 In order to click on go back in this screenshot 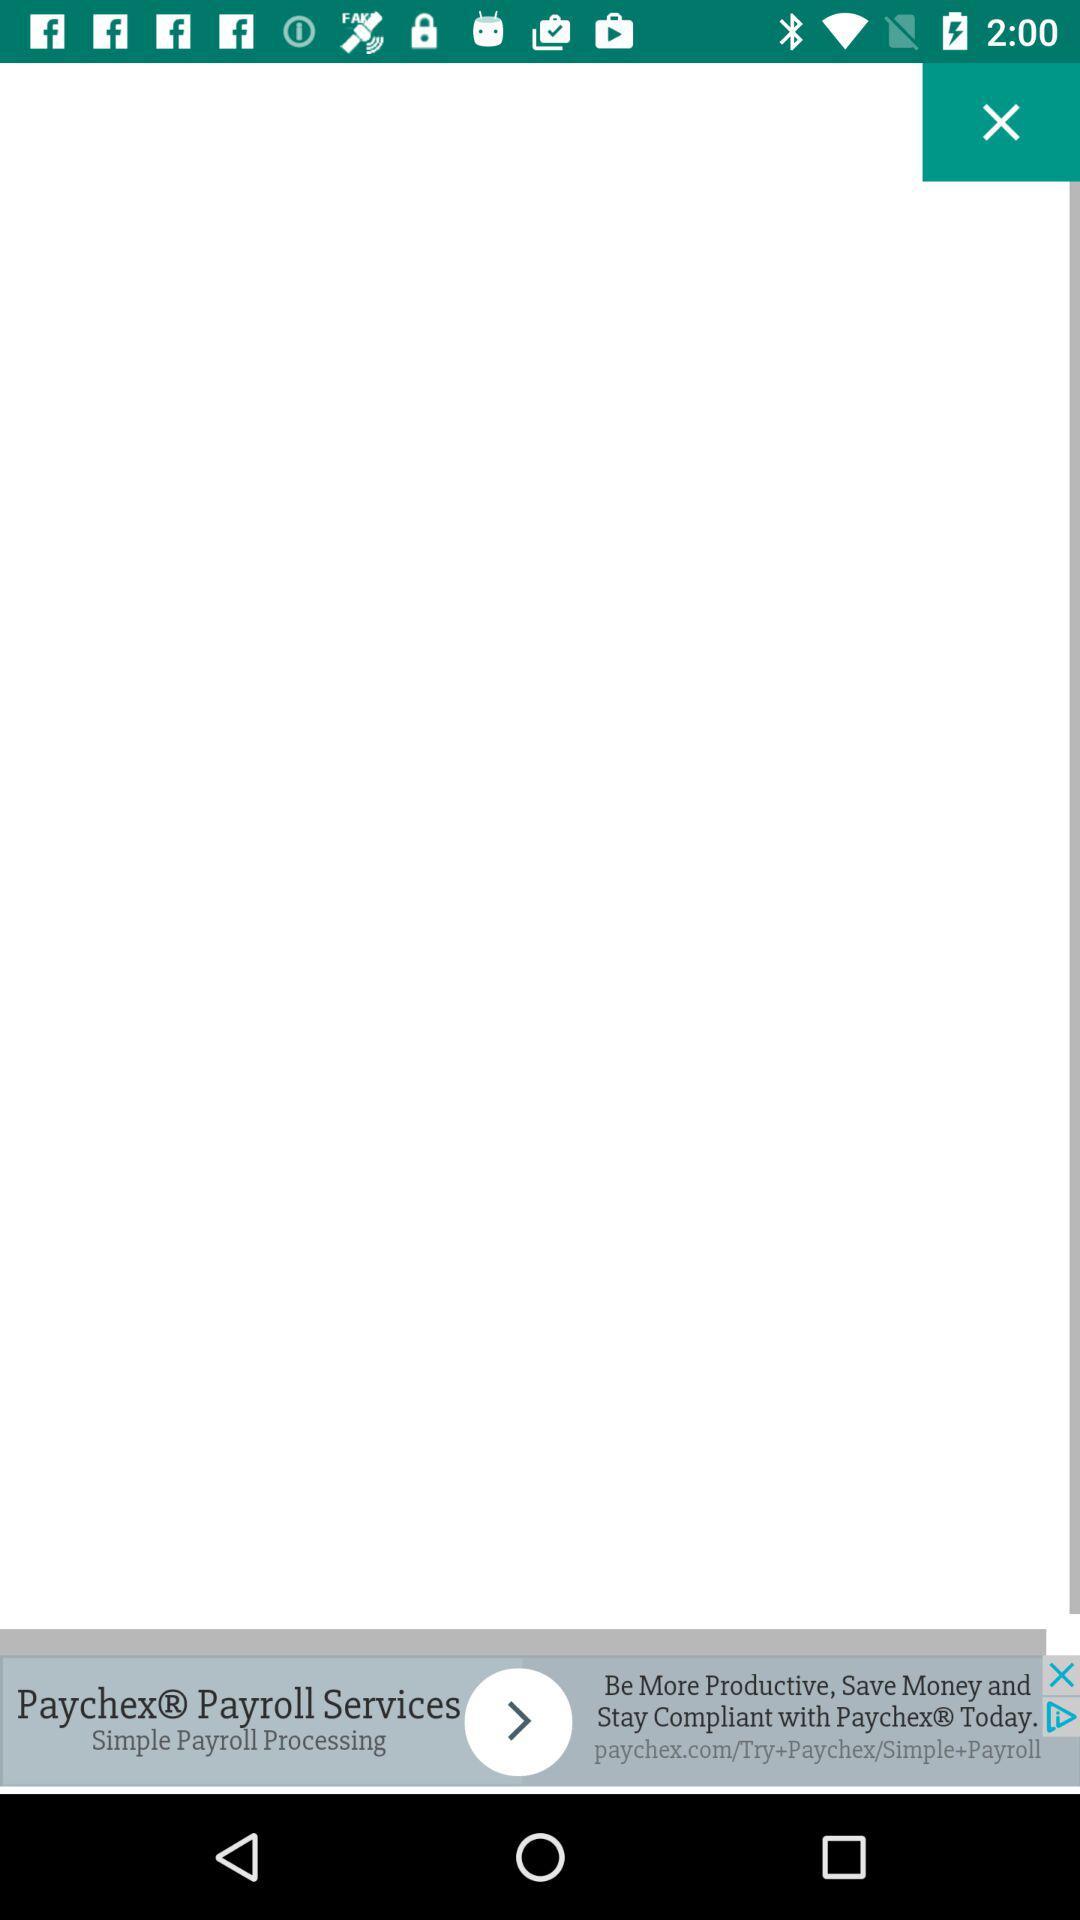, I will do `click(1001, 121)`.